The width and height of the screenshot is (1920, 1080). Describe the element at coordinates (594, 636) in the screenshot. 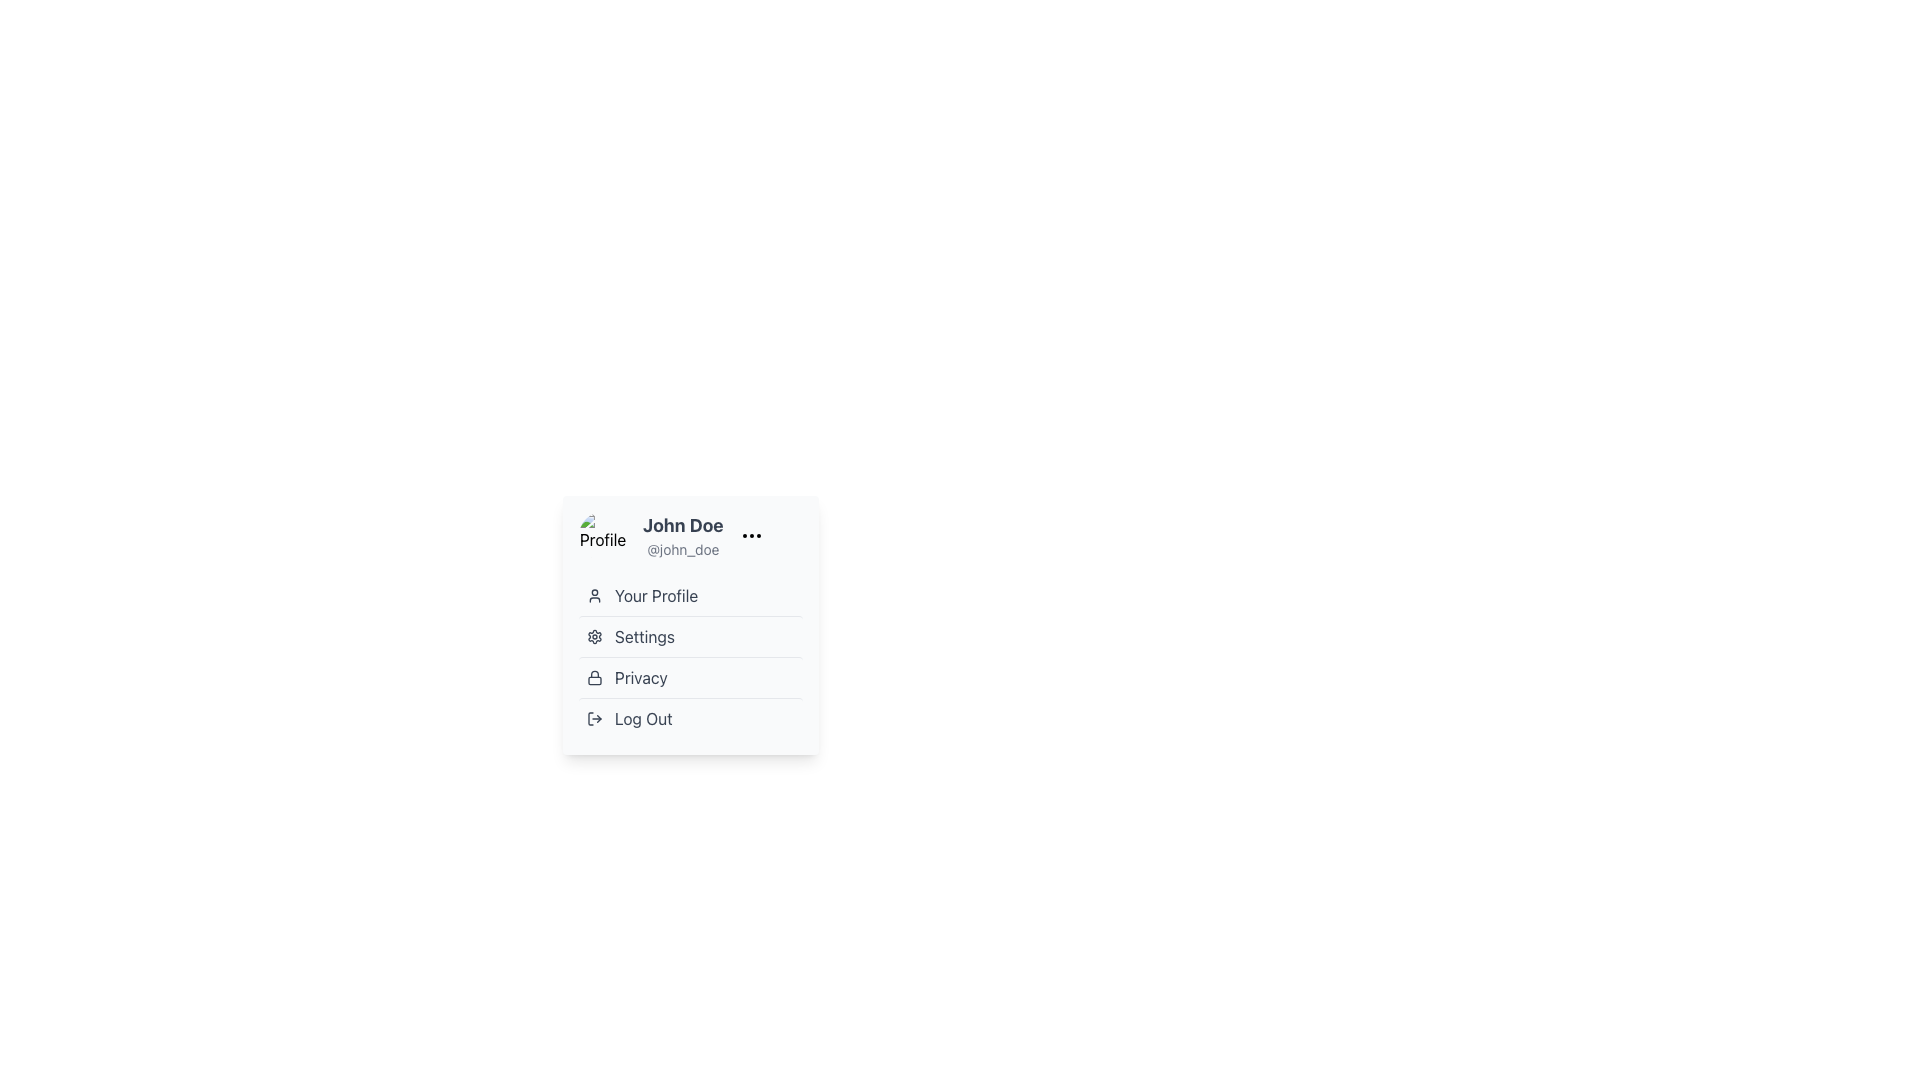

I see `the gear icon representing settings, located to the left of the 'Settings' label in the menu` at that location.